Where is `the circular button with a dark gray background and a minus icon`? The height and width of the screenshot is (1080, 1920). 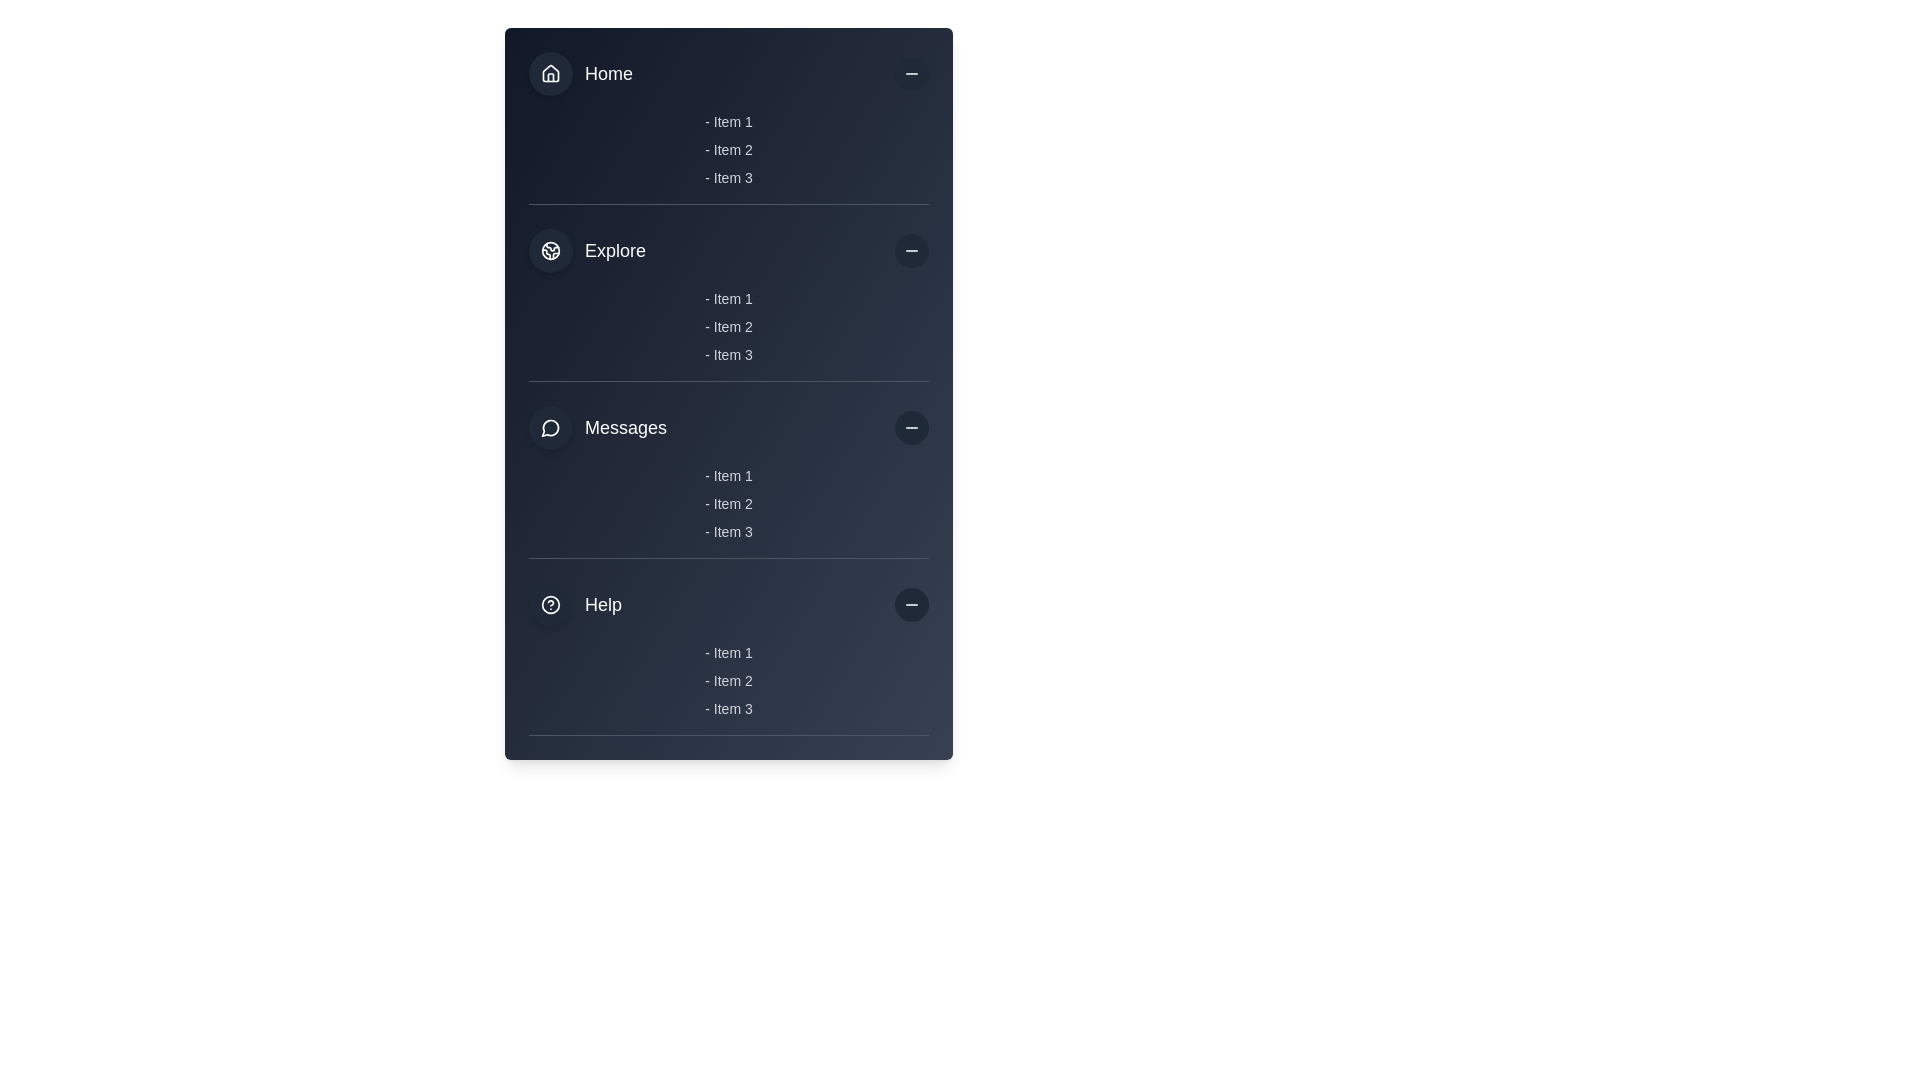 the circular button with a dark gray background and a minus icon is located at coordinates (911, 249).